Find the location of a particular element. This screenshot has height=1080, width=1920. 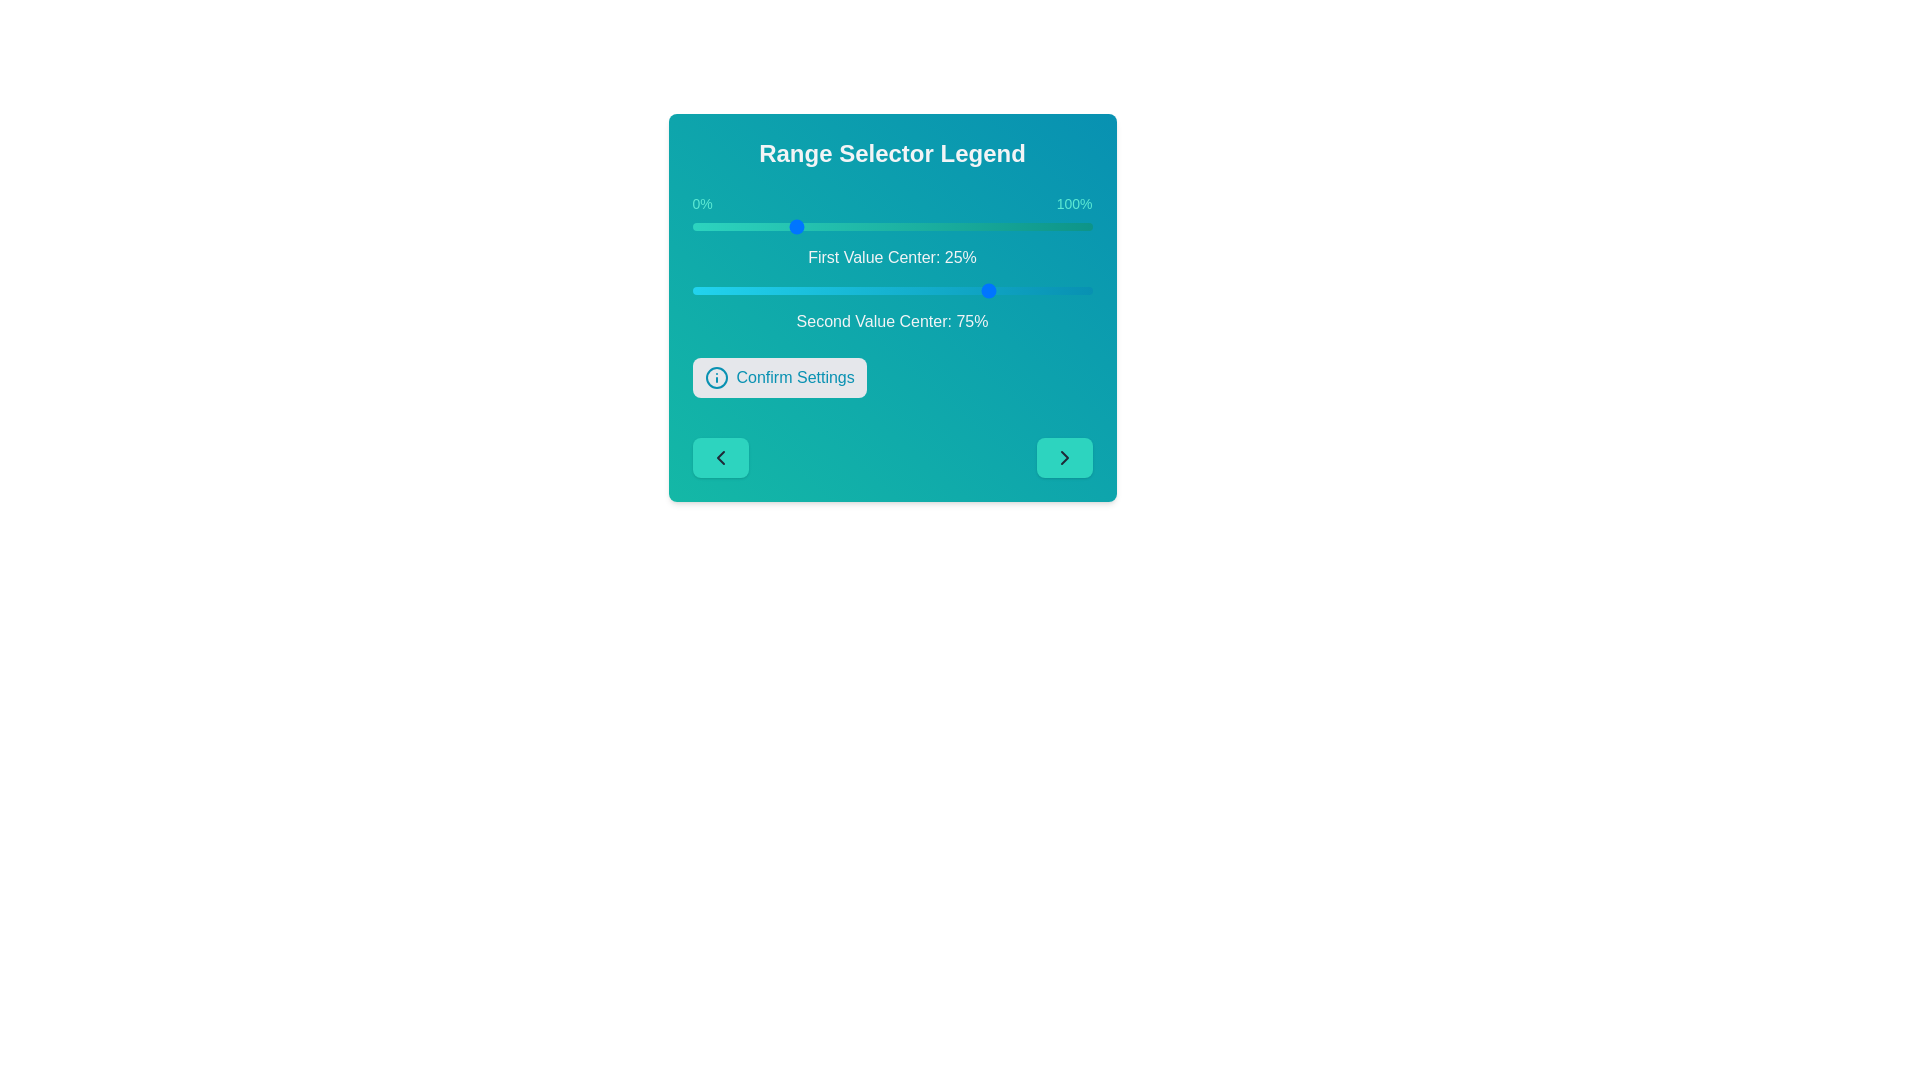

the cyan-colored text label that says 'Confirm Settings' within a grayish button, located in the lower section of a card-like panel is located at coordinates (794, 378).